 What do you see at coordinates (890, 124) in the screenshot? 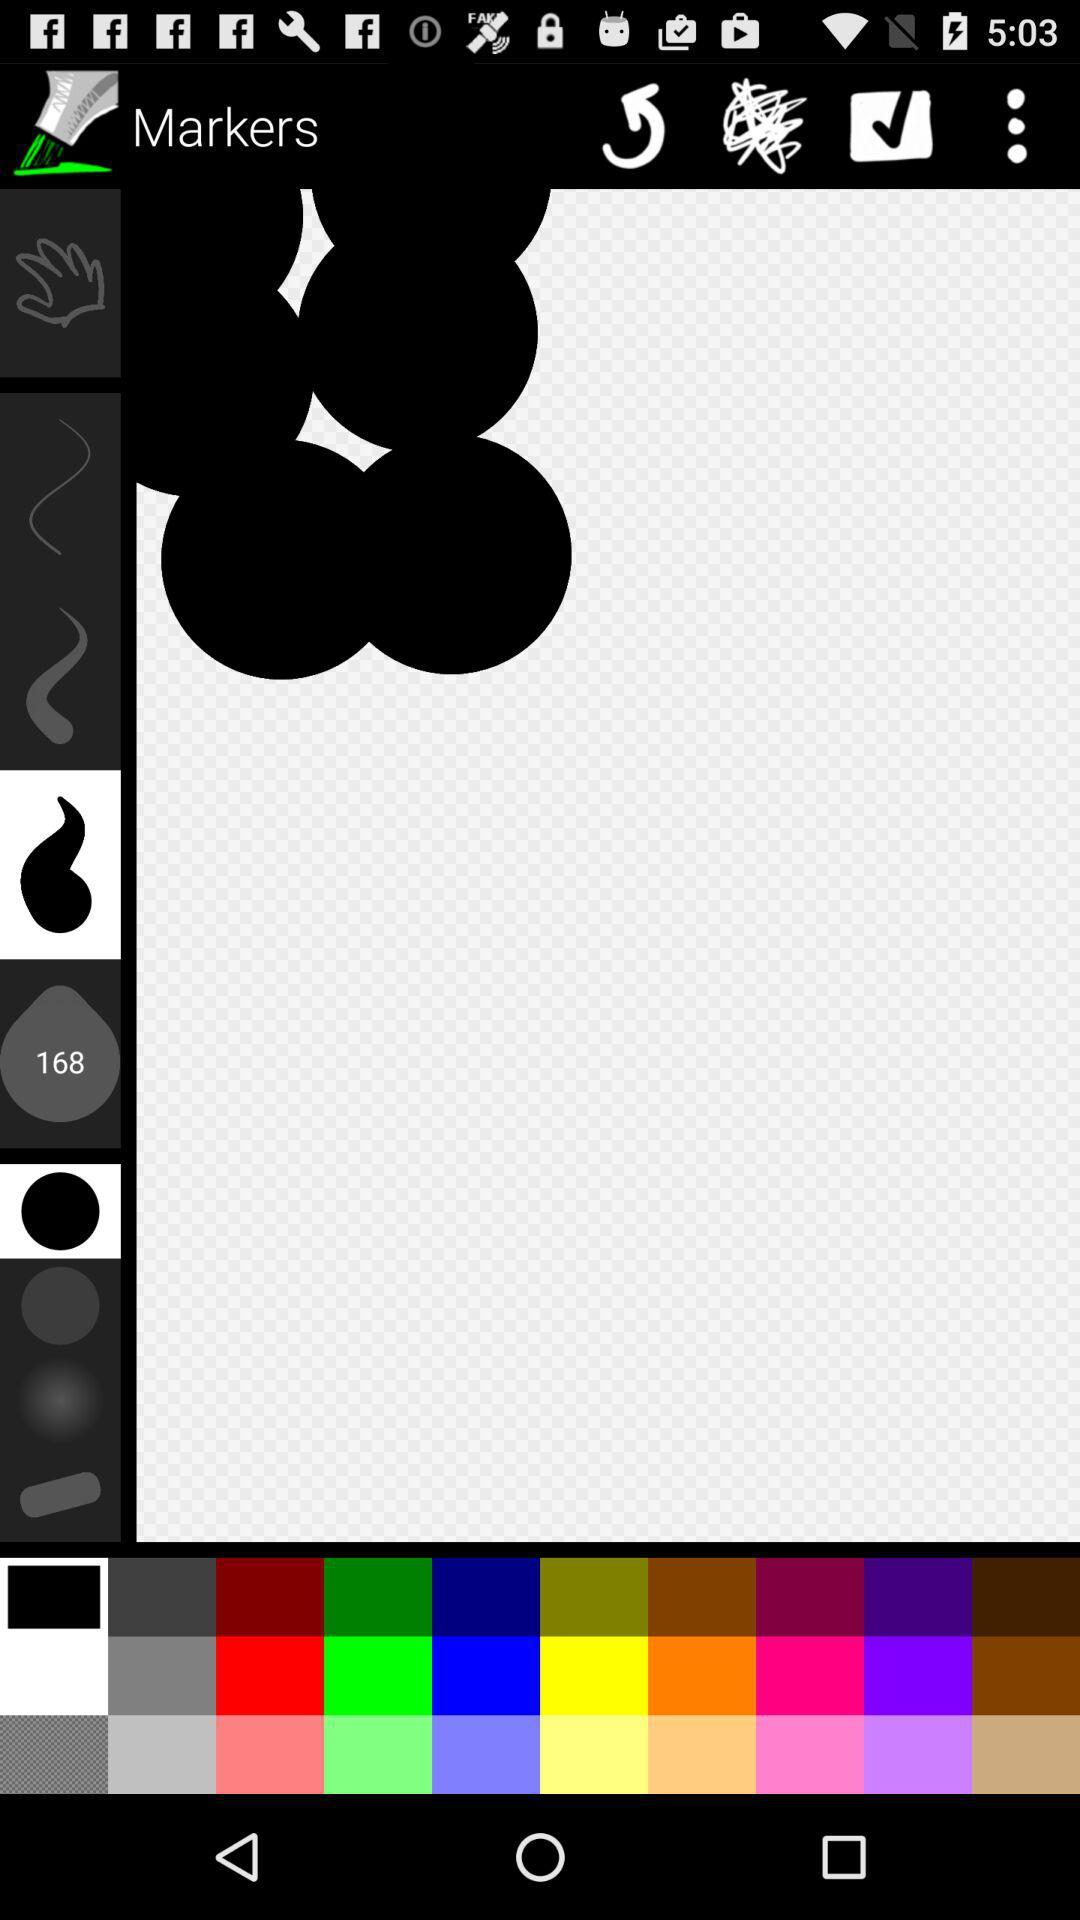
I see `the tick button` at bounding box center [890, 124].